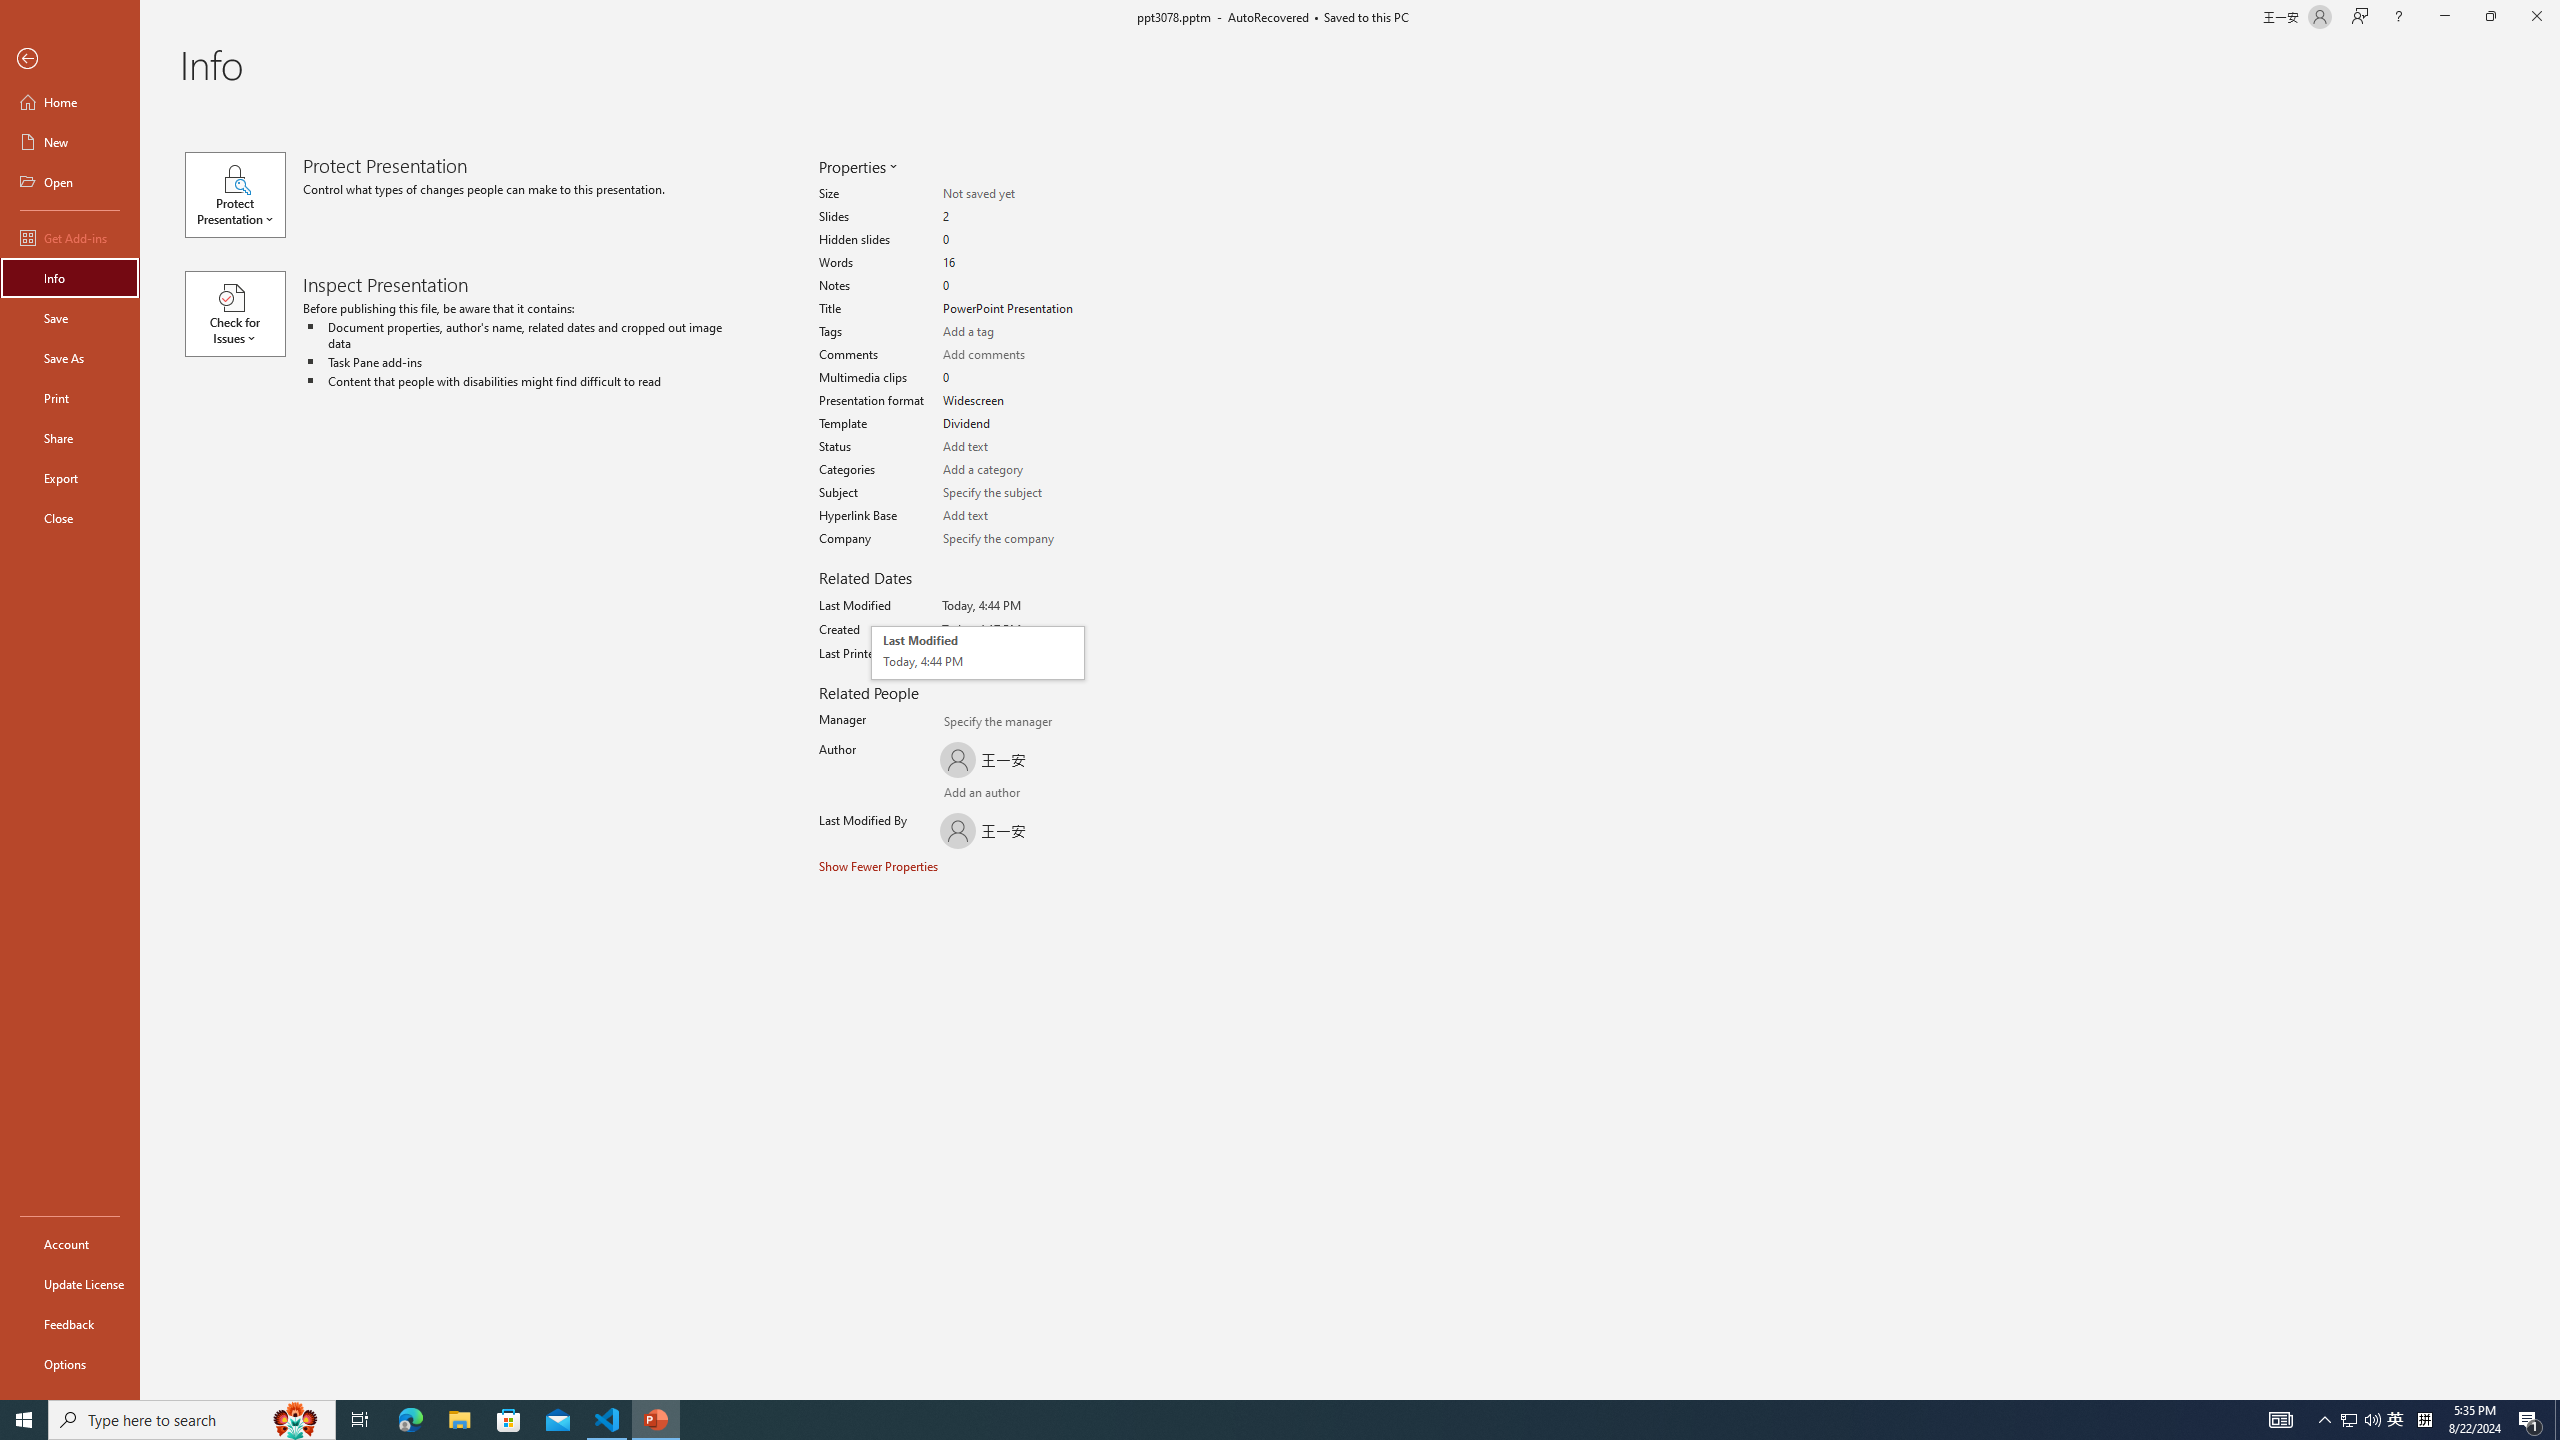 This screenshot has width=2560, height=1440. I want to click on 'Feedback', so click(69, 1324).